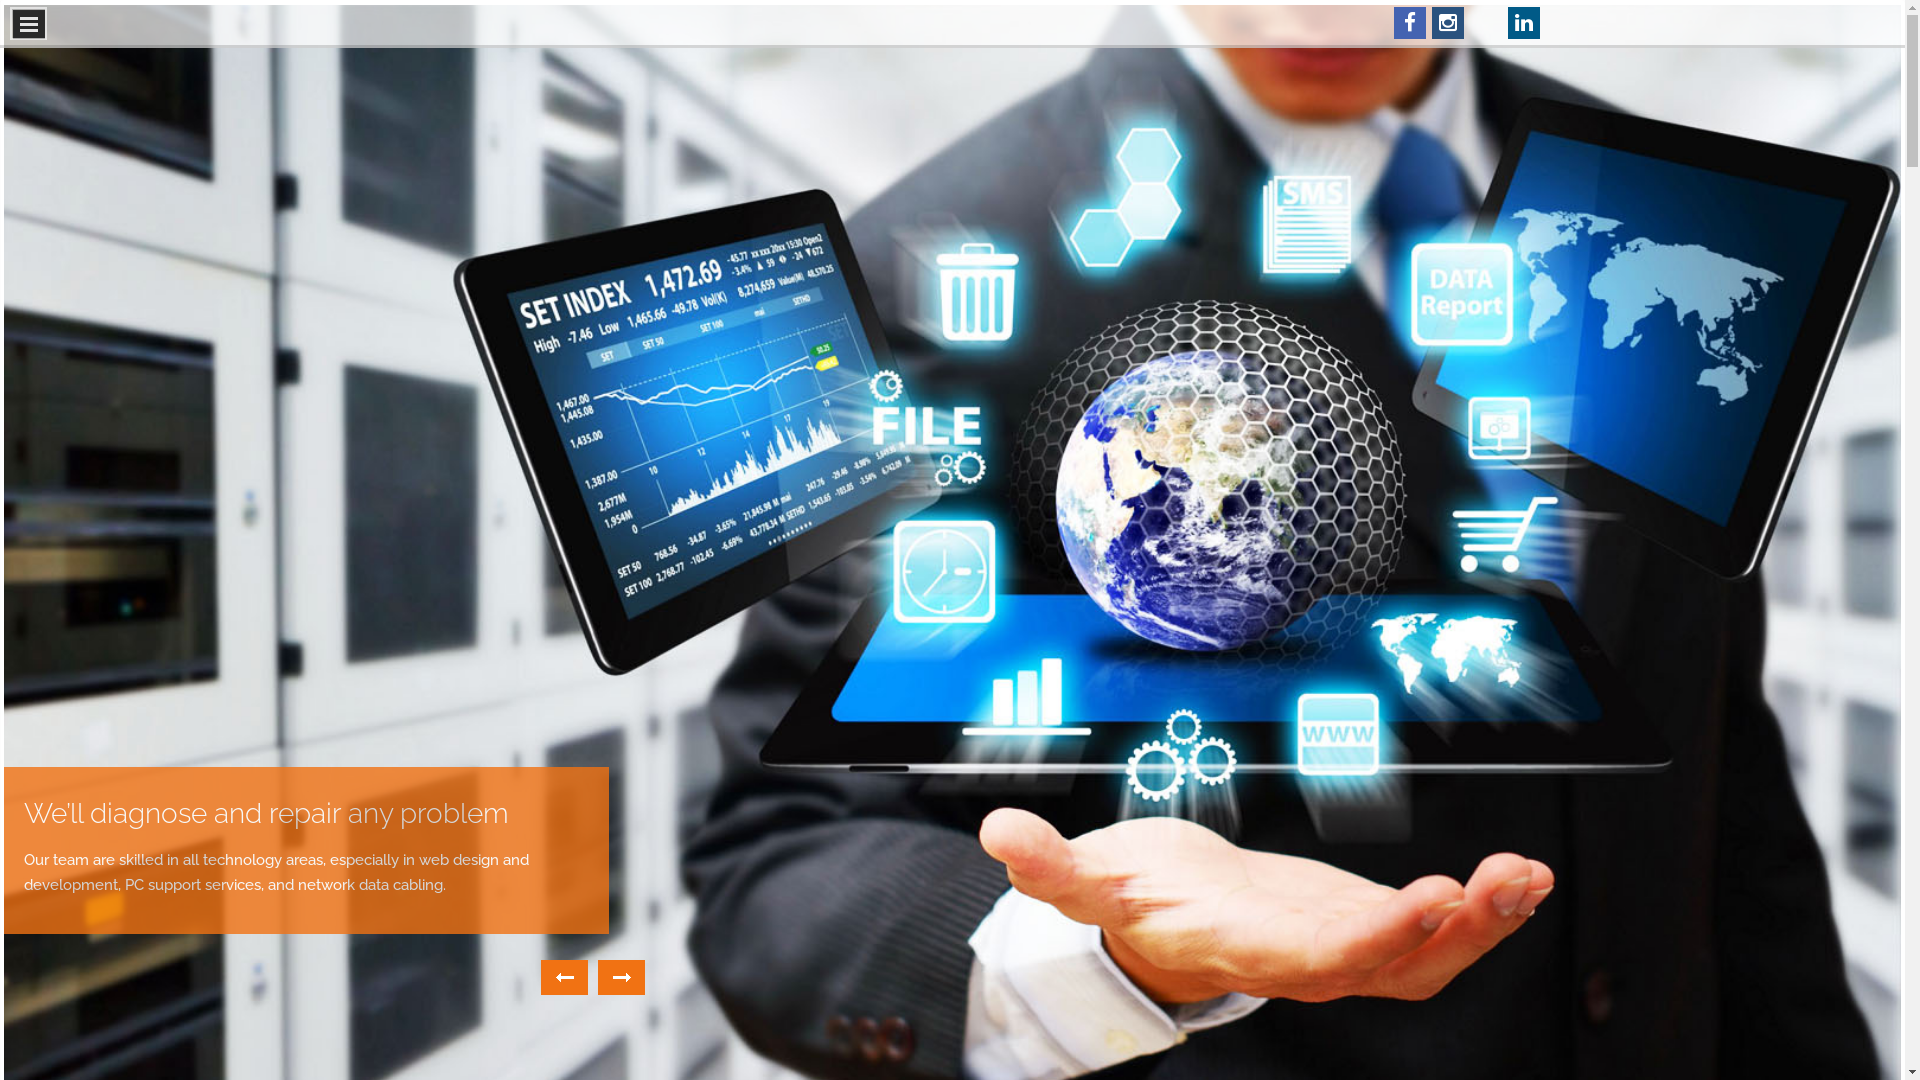 This screenshot has width=1920, height=1080. Describe the element at coordinates (620, 976) in the screenshot. I see `'Next'` at that location.